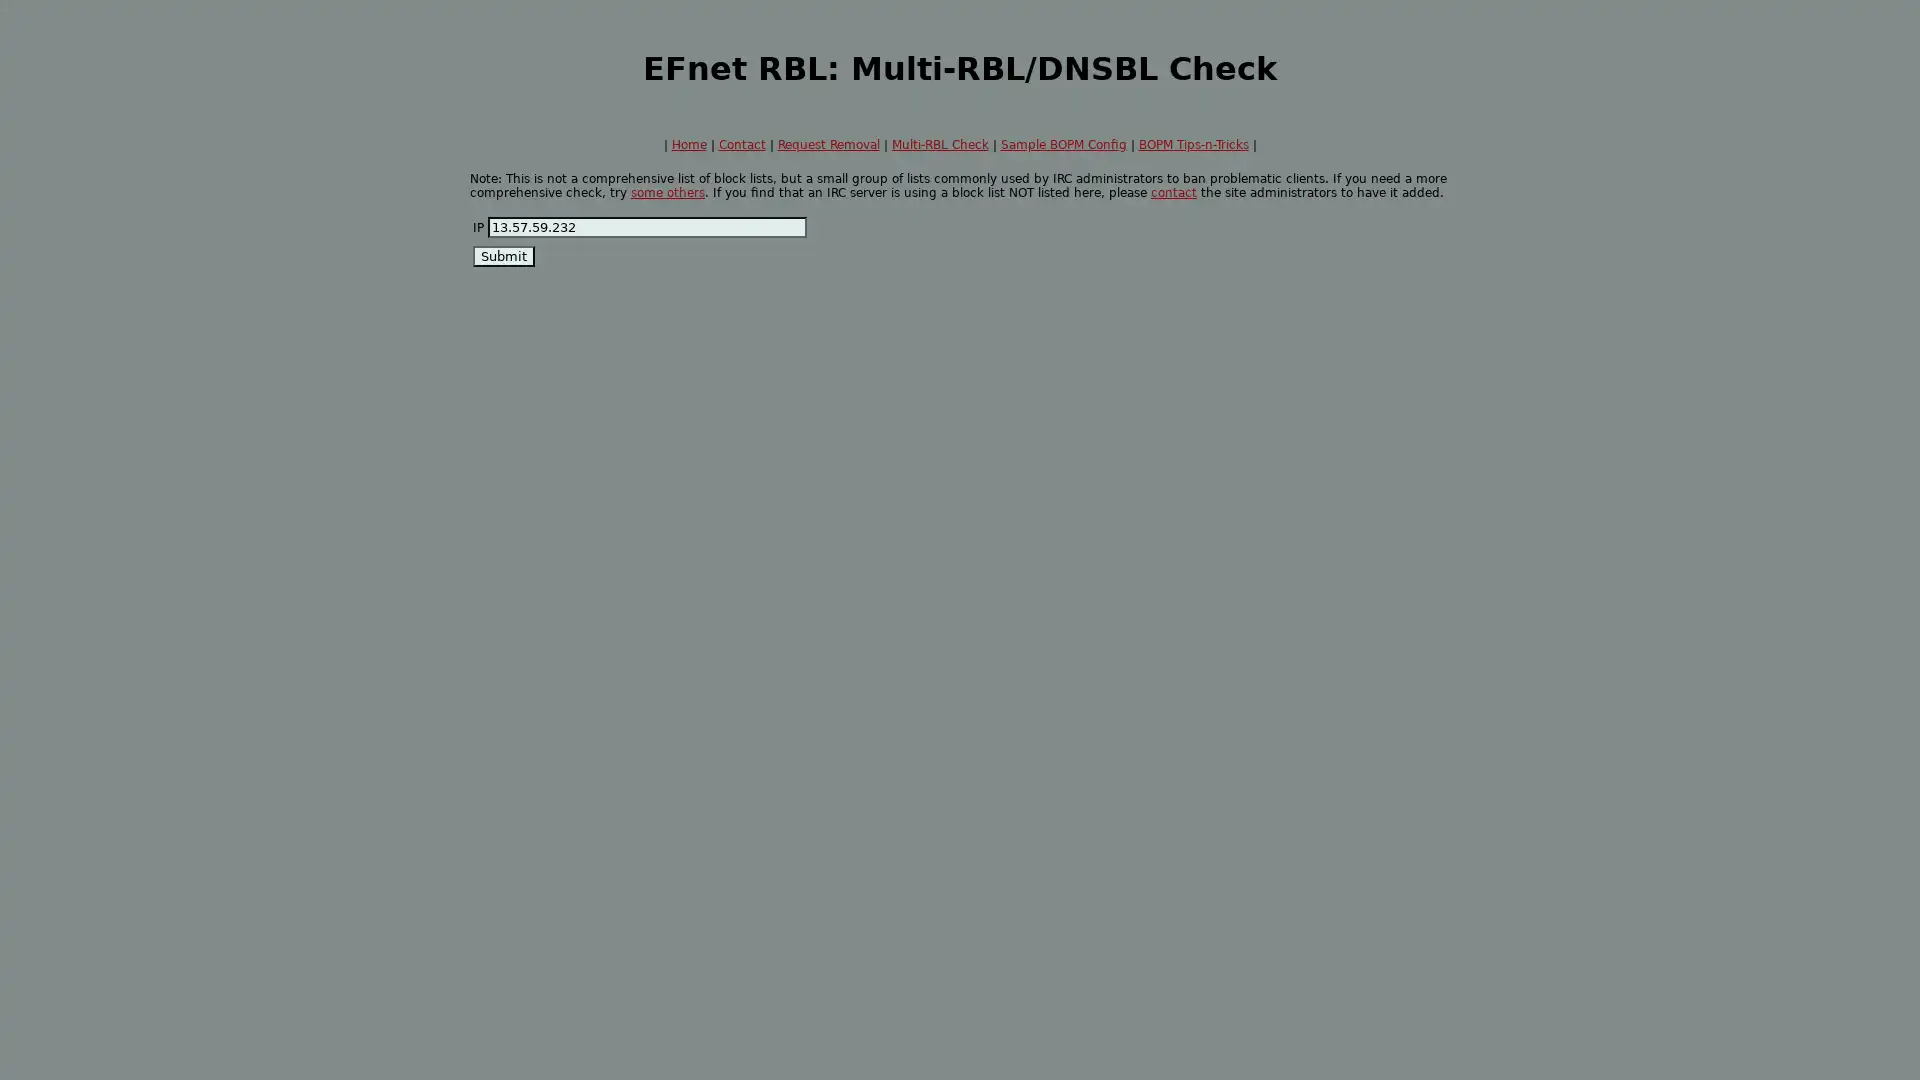 The width and height of the screenshot is (1920, 1080). What do you see at coordinates (504, 255) in the screenshot?
I see `Submit` at bounding box center [504, 255].